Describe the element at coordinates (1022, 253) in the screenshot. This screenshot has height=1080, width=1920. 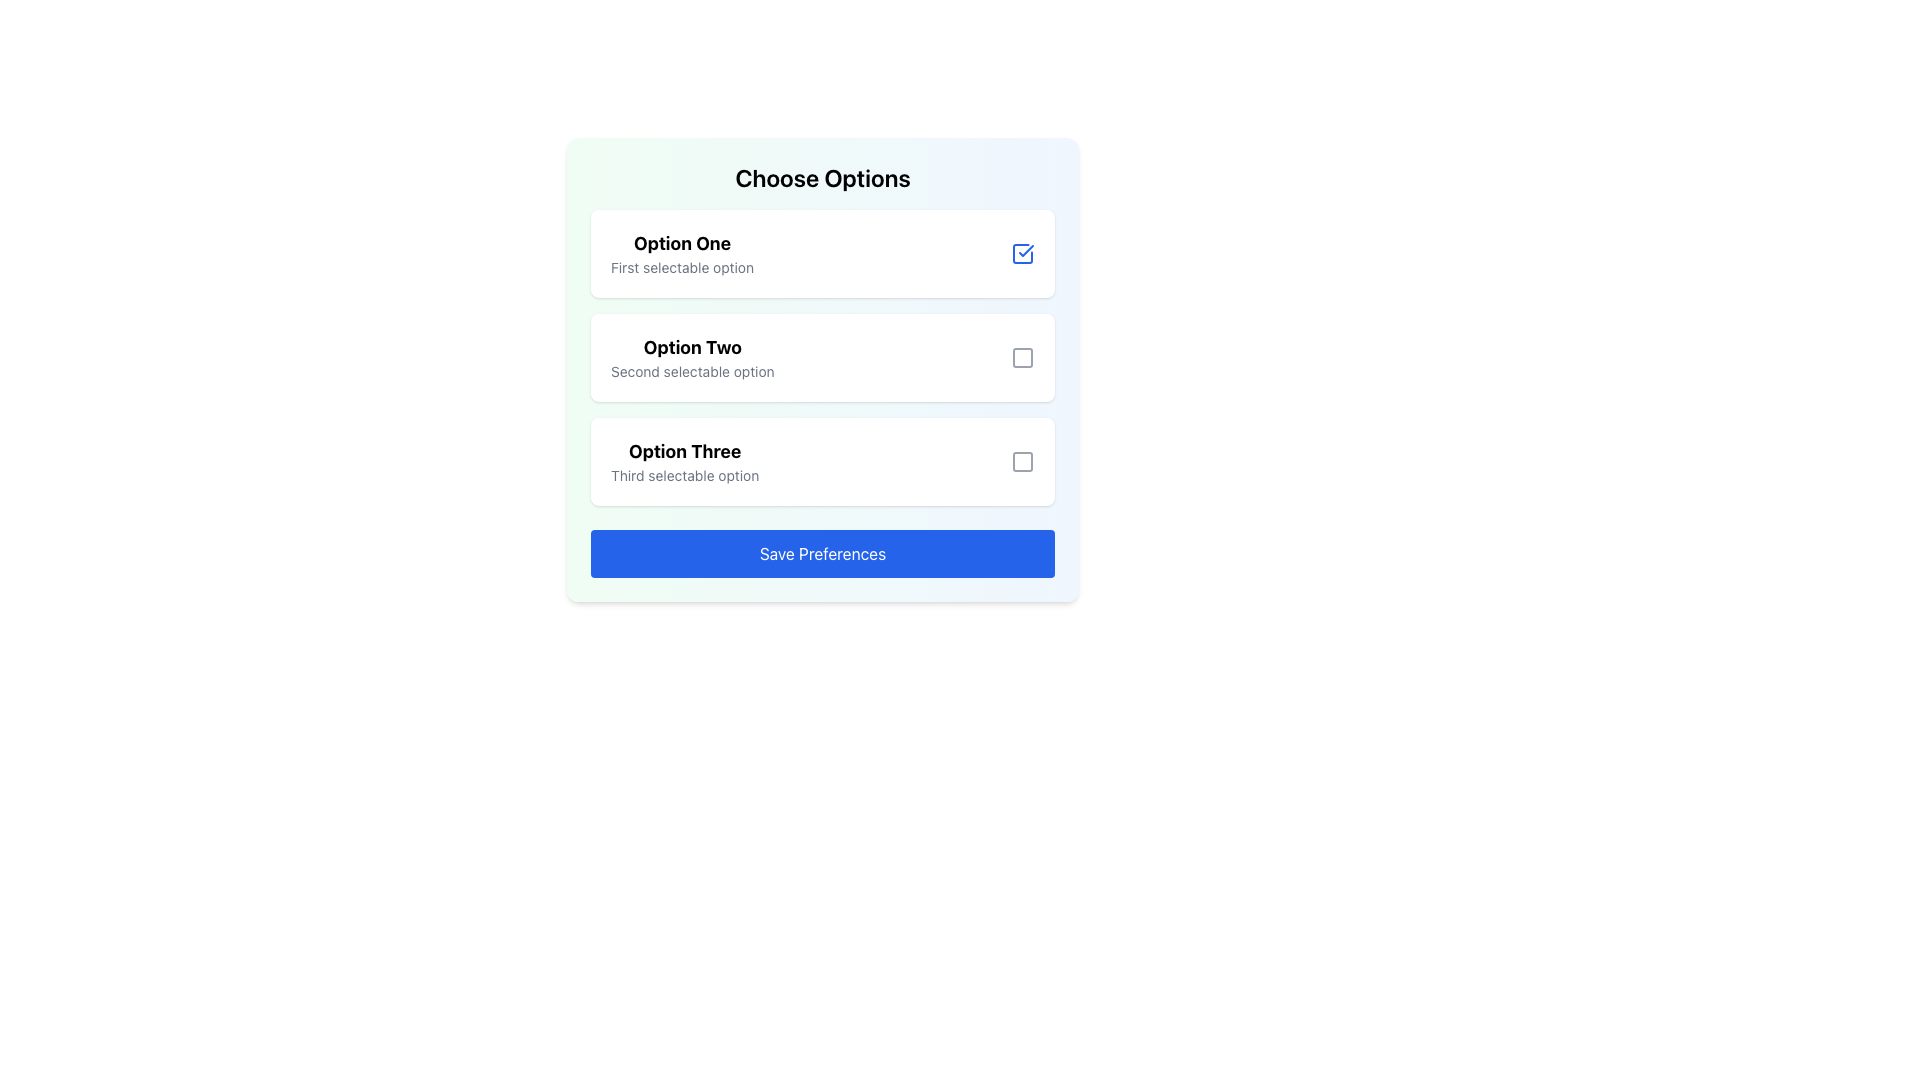
I see `the checkbox icon with a blue outline and a checkmark inside, located to the right of the 'Option One' text in the 'Choose Options' list to interact with it` at that location.